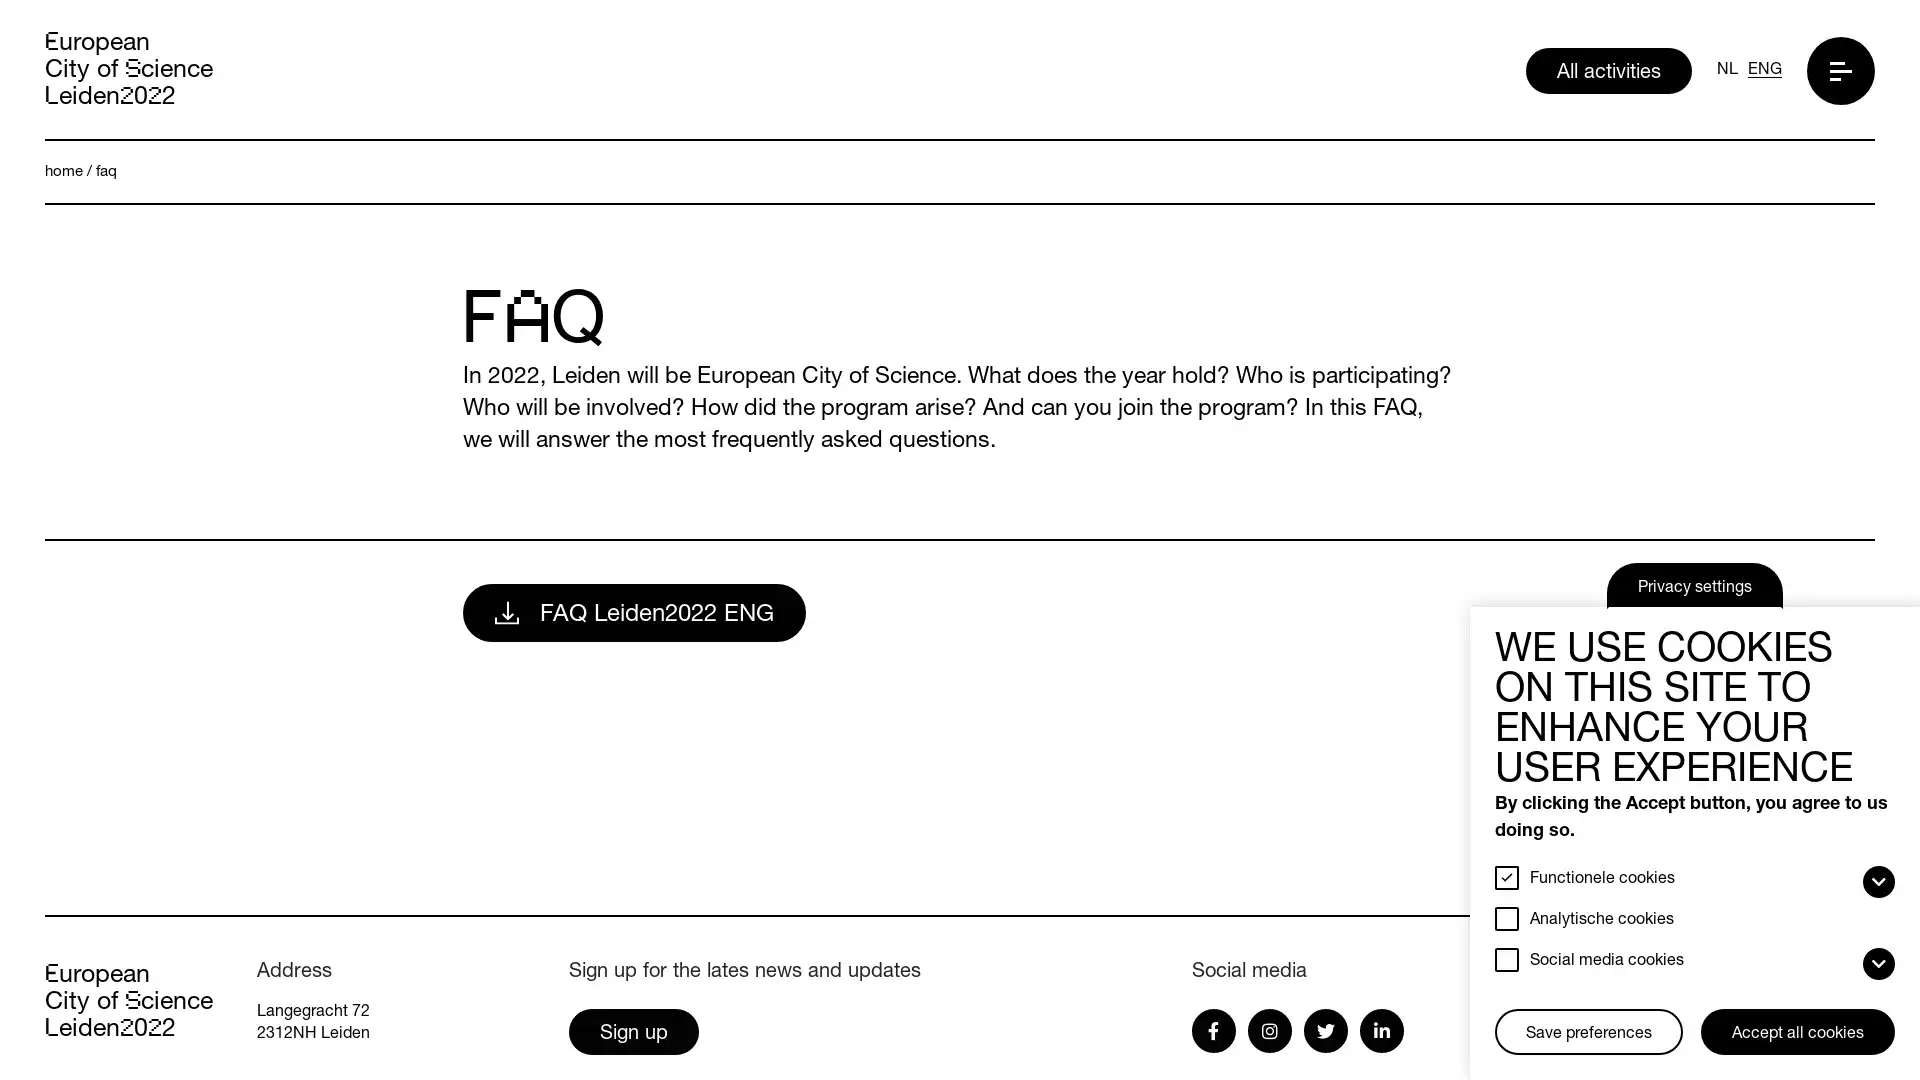  I want to click on Save preferences, so click(1587, 1032).